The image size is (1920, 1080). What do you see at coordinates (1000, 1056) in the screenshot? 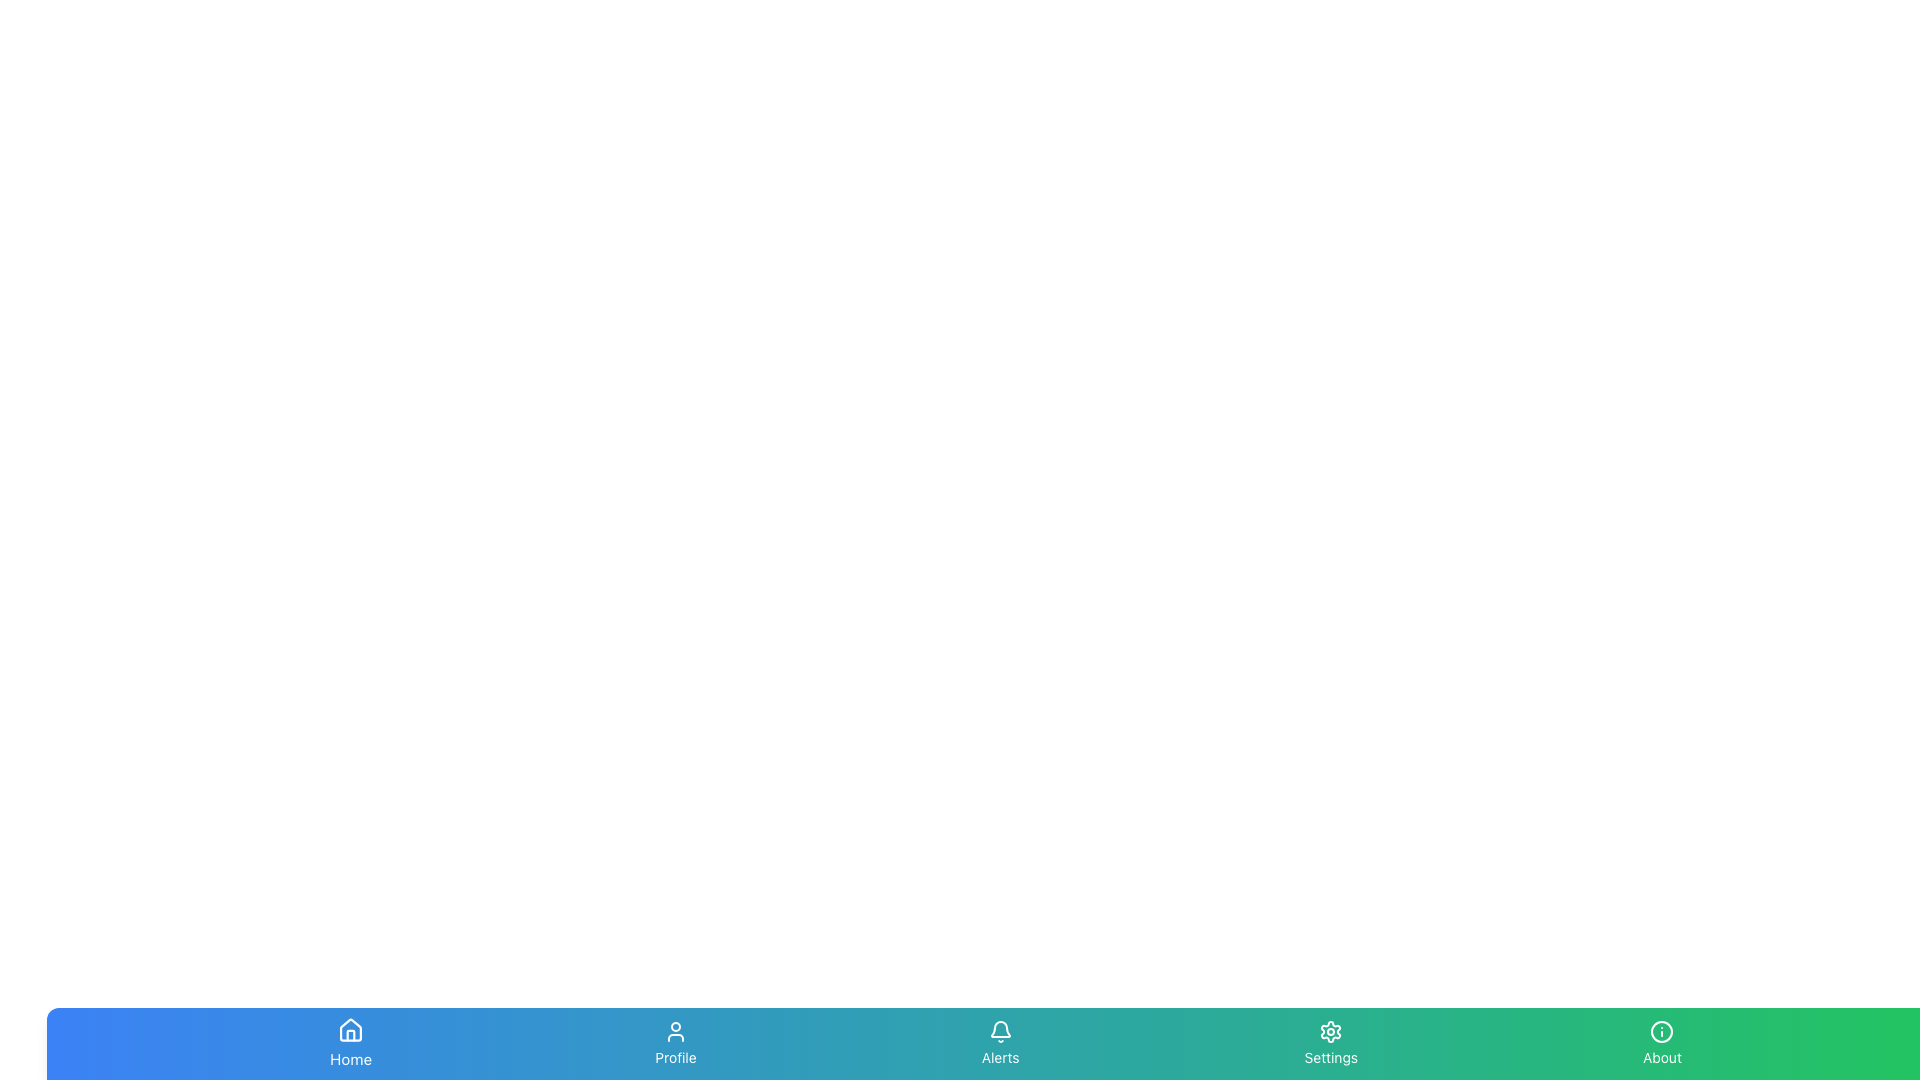
I see `the text label indicating alerts or notifications, located centrally in the bottom navigation bar beneath the bell-shaped icon` at bounding box center [1000, 1056].